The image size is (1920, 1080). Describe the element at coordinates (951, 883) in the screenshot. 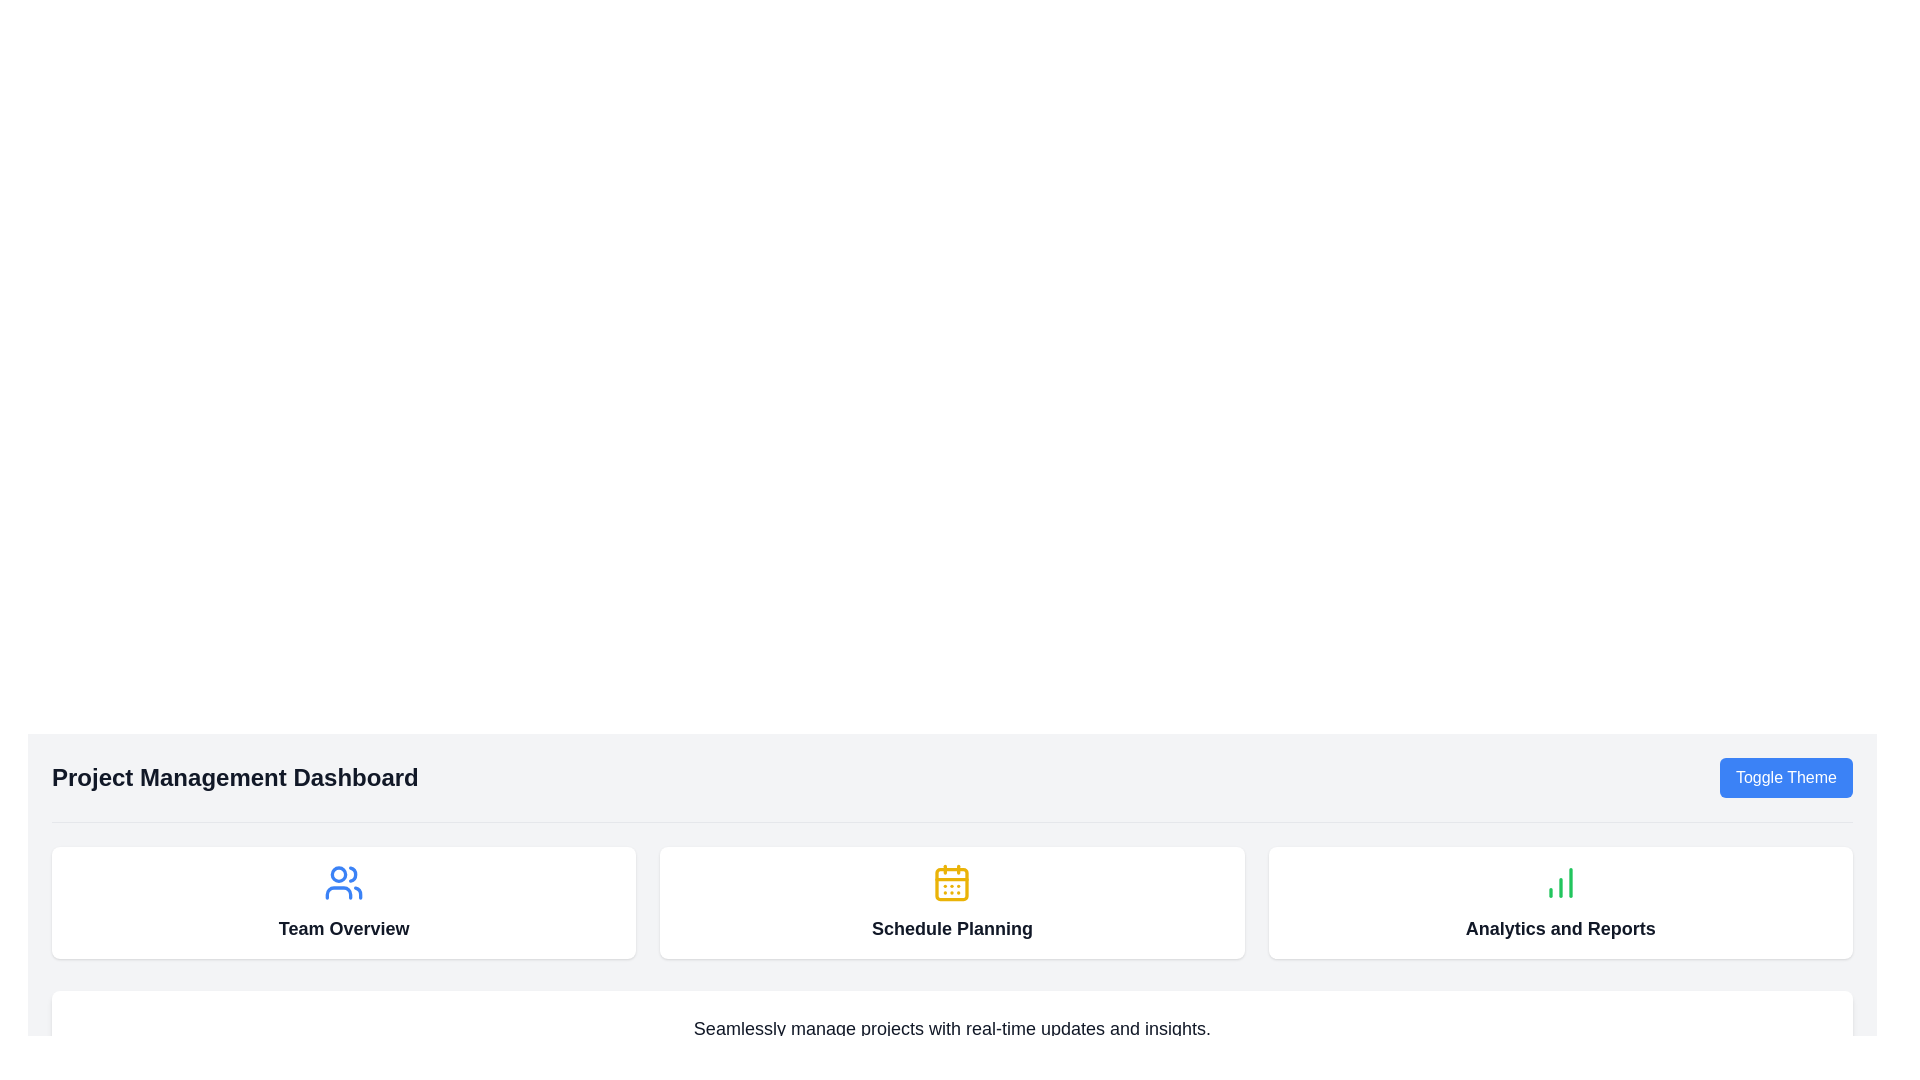

I see `the central rectangular icon with rounded corners in the 'Schedule Planning' section of the calendar graphic` at that location.